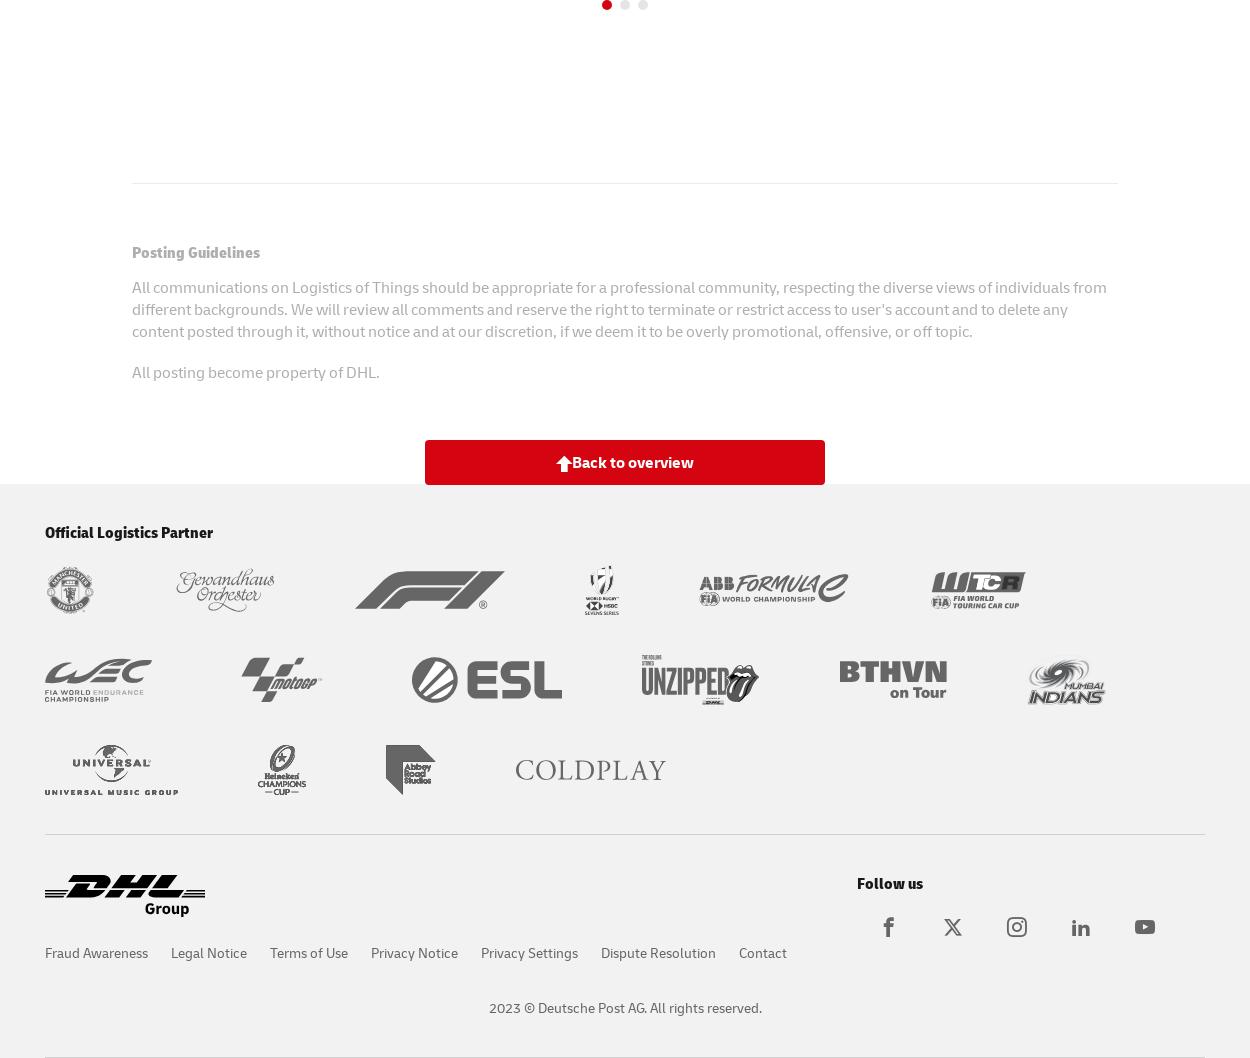 The image size is (1250, 1058). What do you see at coordinates (309, 952) in the screenshot?
I see `'Terms of Use'` at bounding box center [309, 952].